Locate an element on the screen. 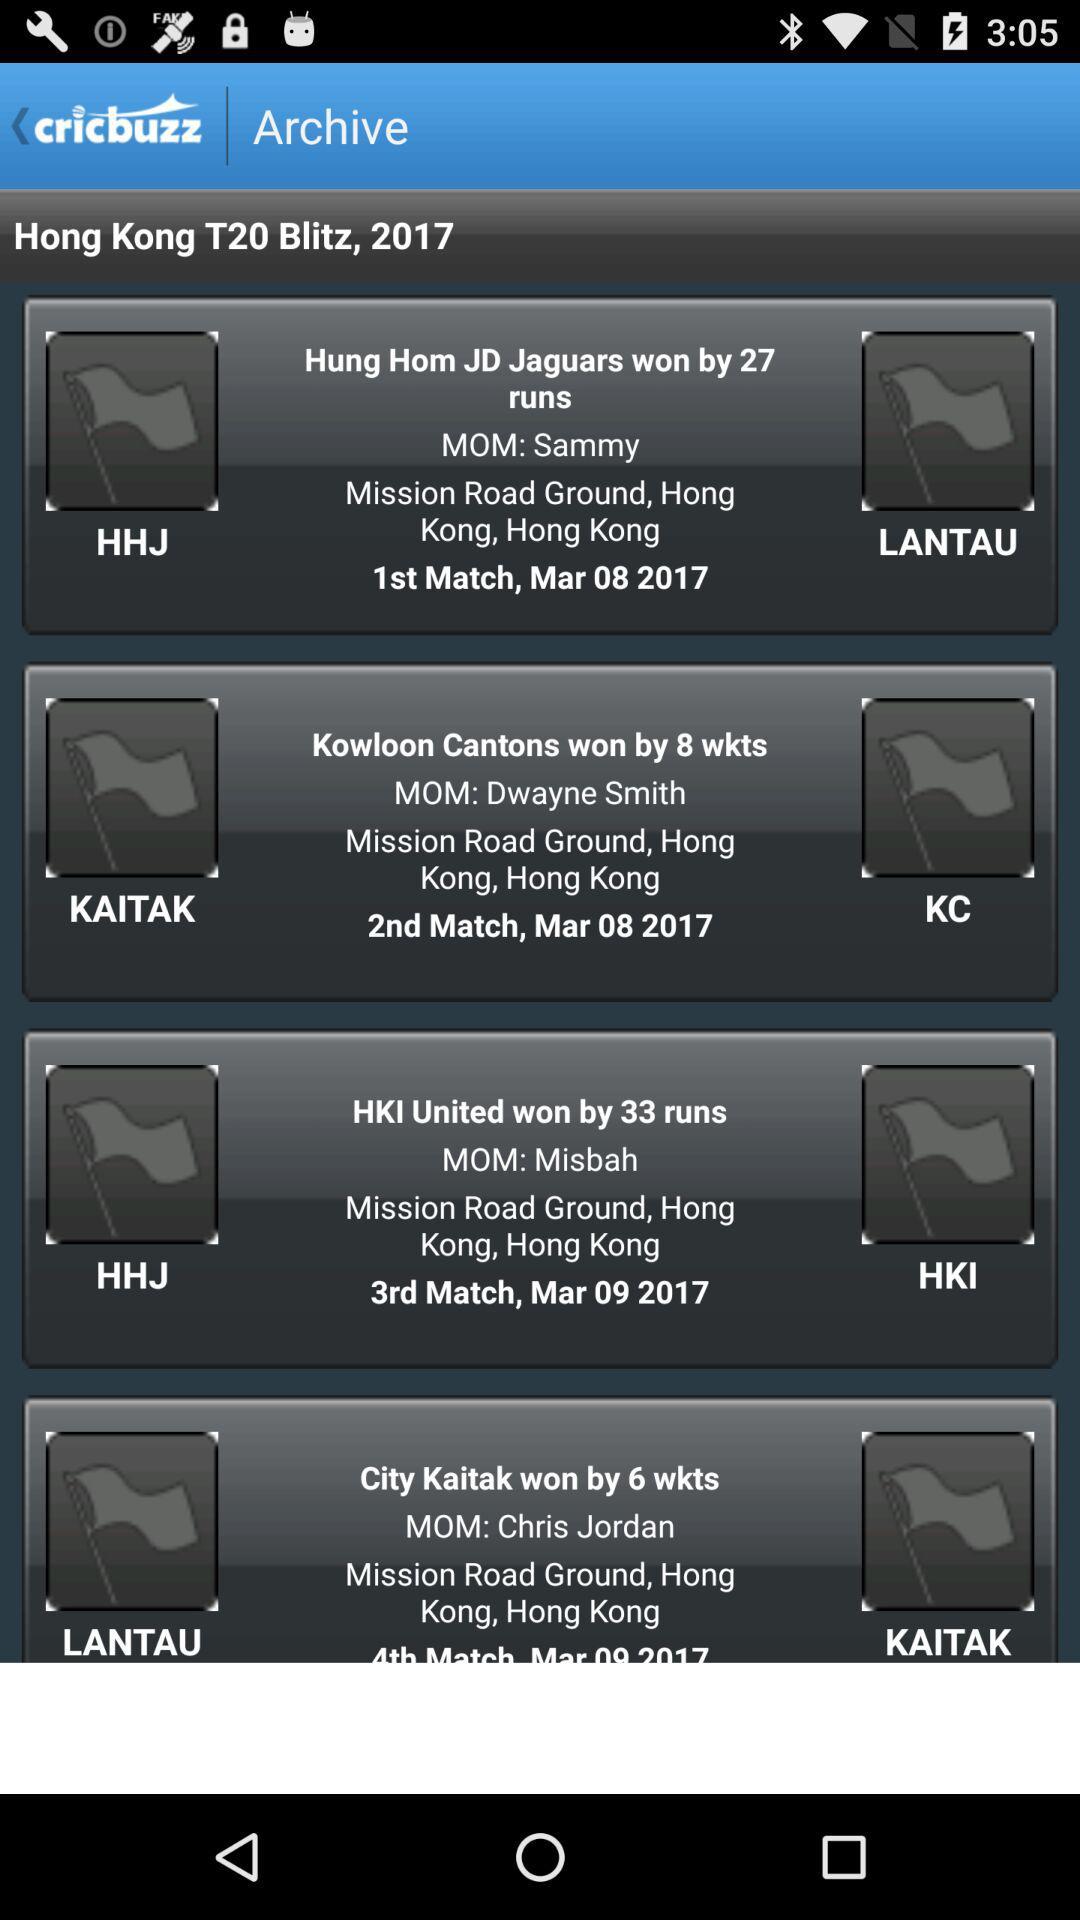  the city kaitak won icon is located at coordinates (540, 1477).